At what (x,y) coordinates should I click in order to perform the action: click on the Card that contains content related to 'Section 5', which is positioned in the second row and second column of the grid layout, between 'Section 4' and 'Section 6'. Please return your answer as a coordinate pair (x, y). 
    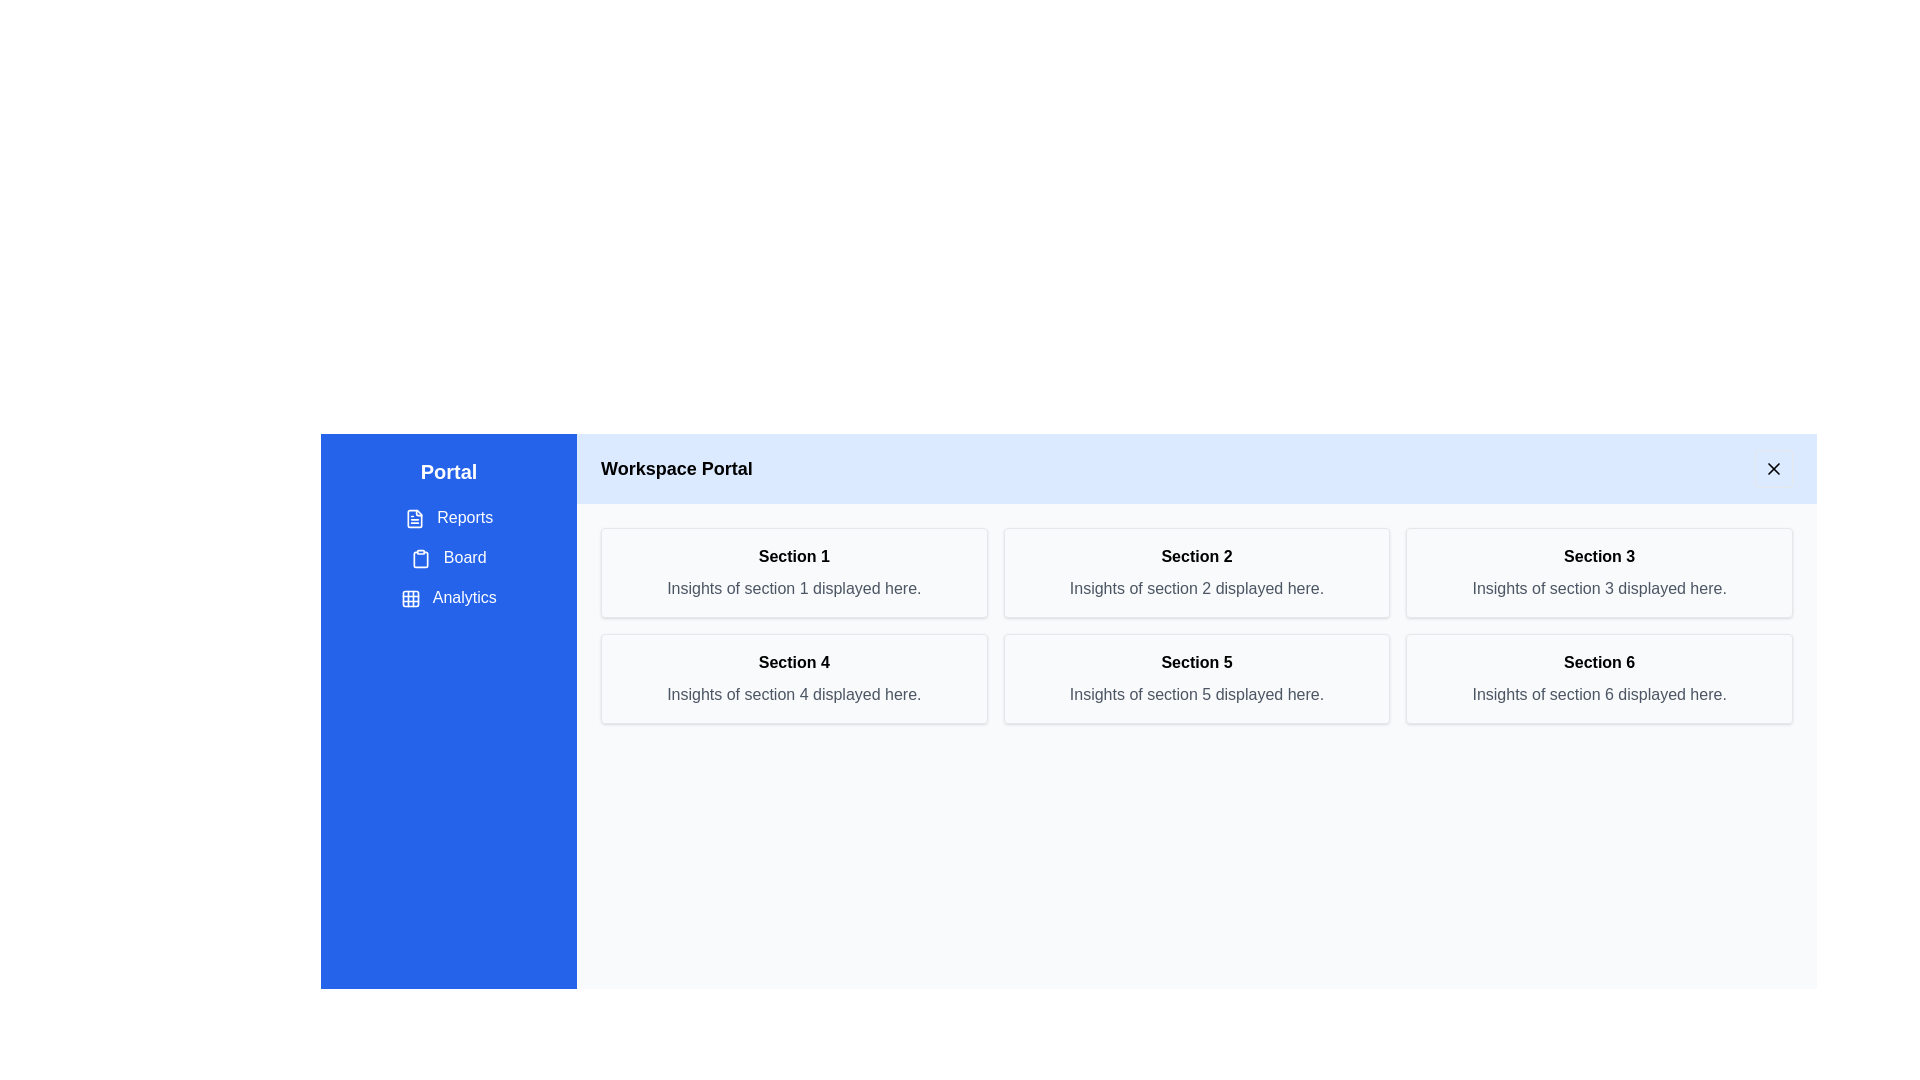
    Looking at the image, I should click on (1196, 677).